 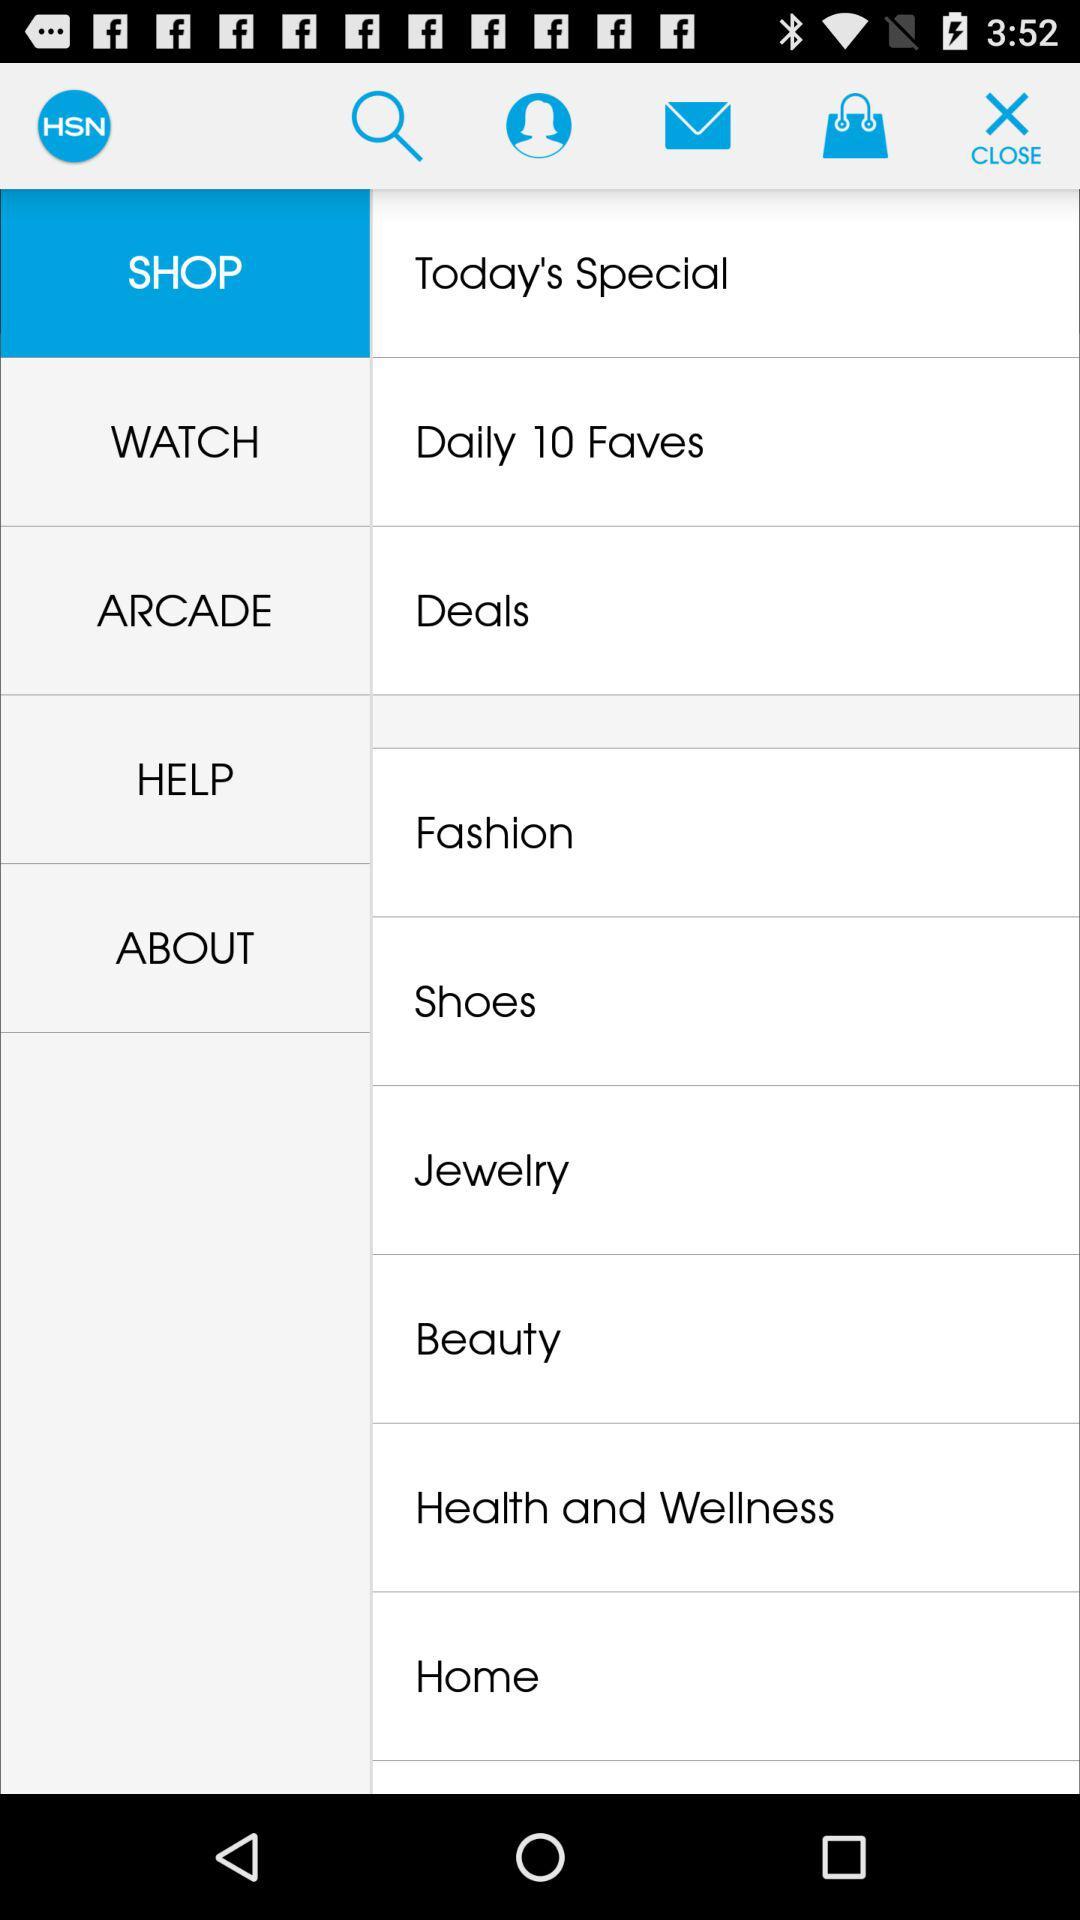 I want to click on the message icon at top of the page, so click(x=697, y=124).